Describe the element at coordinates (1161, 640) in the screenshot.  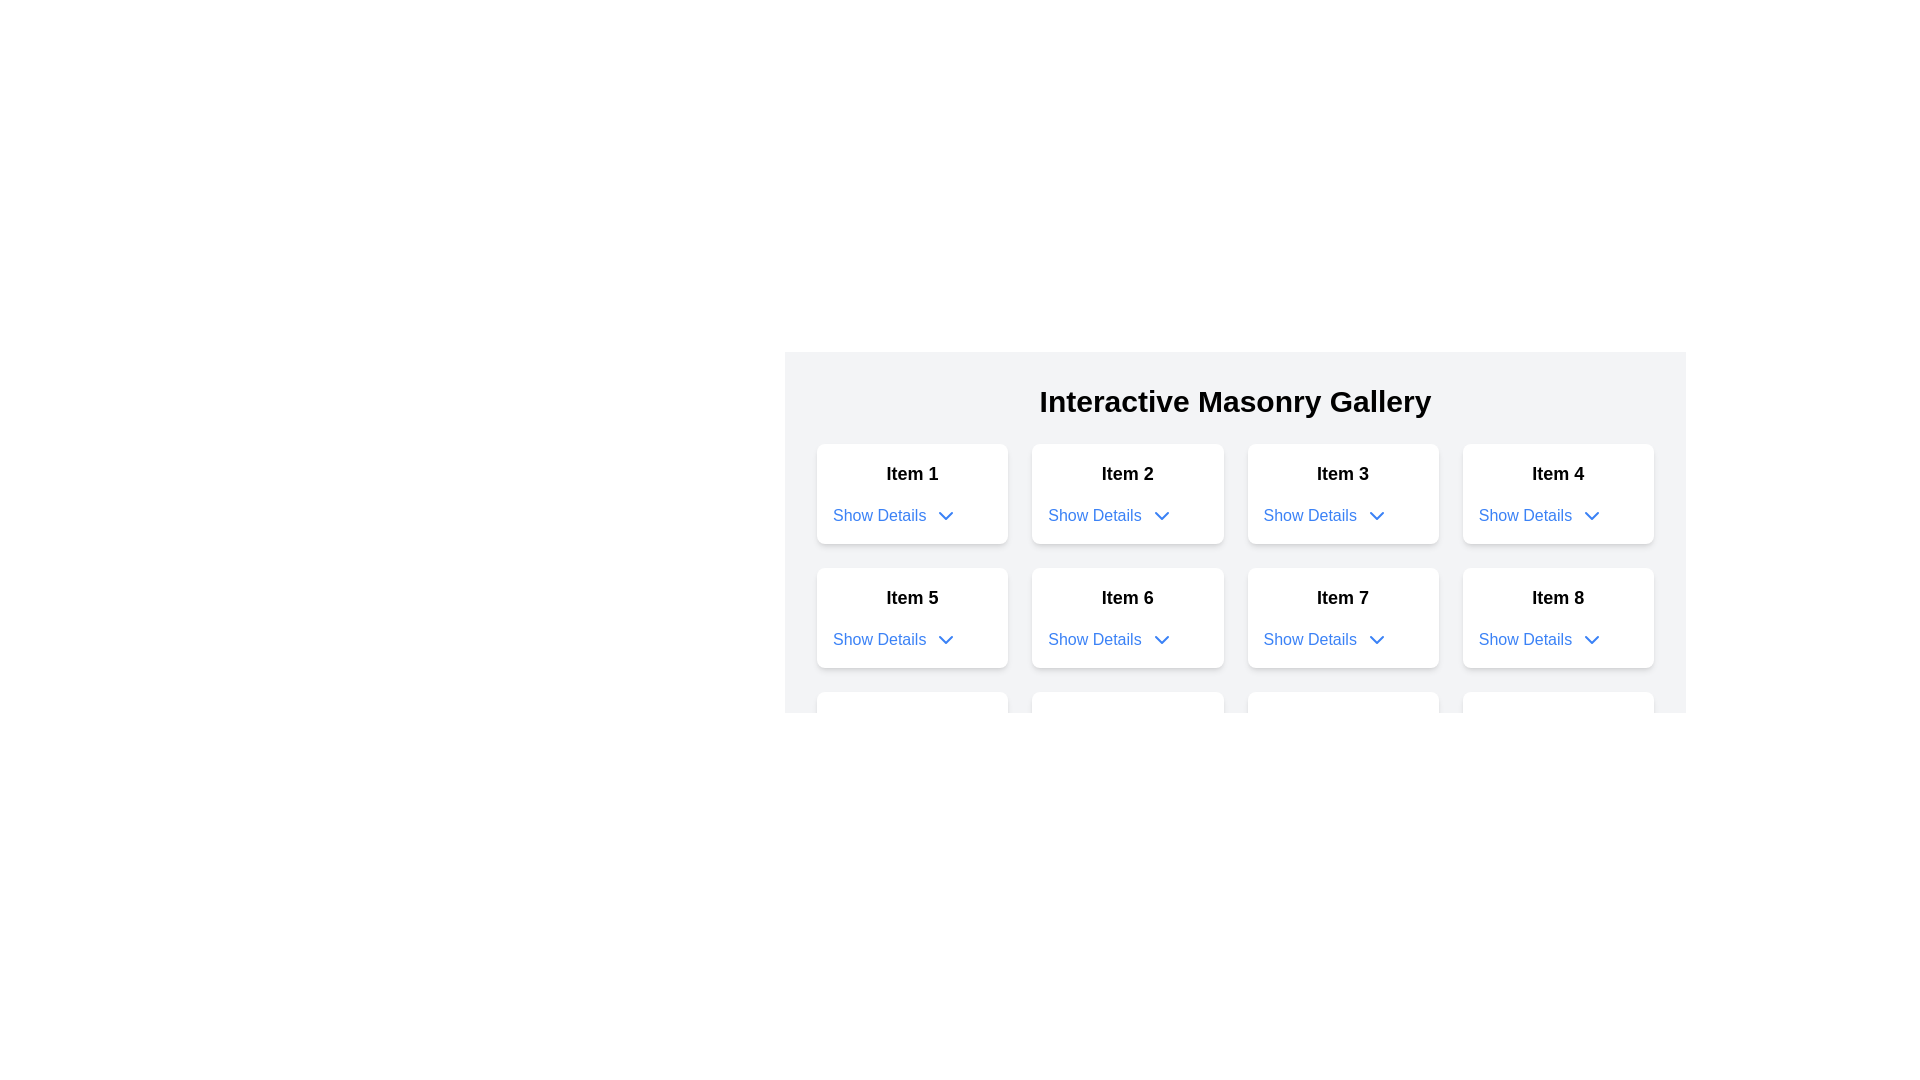
I see `the dropdown indicator icon located in the sixth grid cell of the gallery layout, adjacent to the 'Show Details' button for 'Item 6'` at that location.